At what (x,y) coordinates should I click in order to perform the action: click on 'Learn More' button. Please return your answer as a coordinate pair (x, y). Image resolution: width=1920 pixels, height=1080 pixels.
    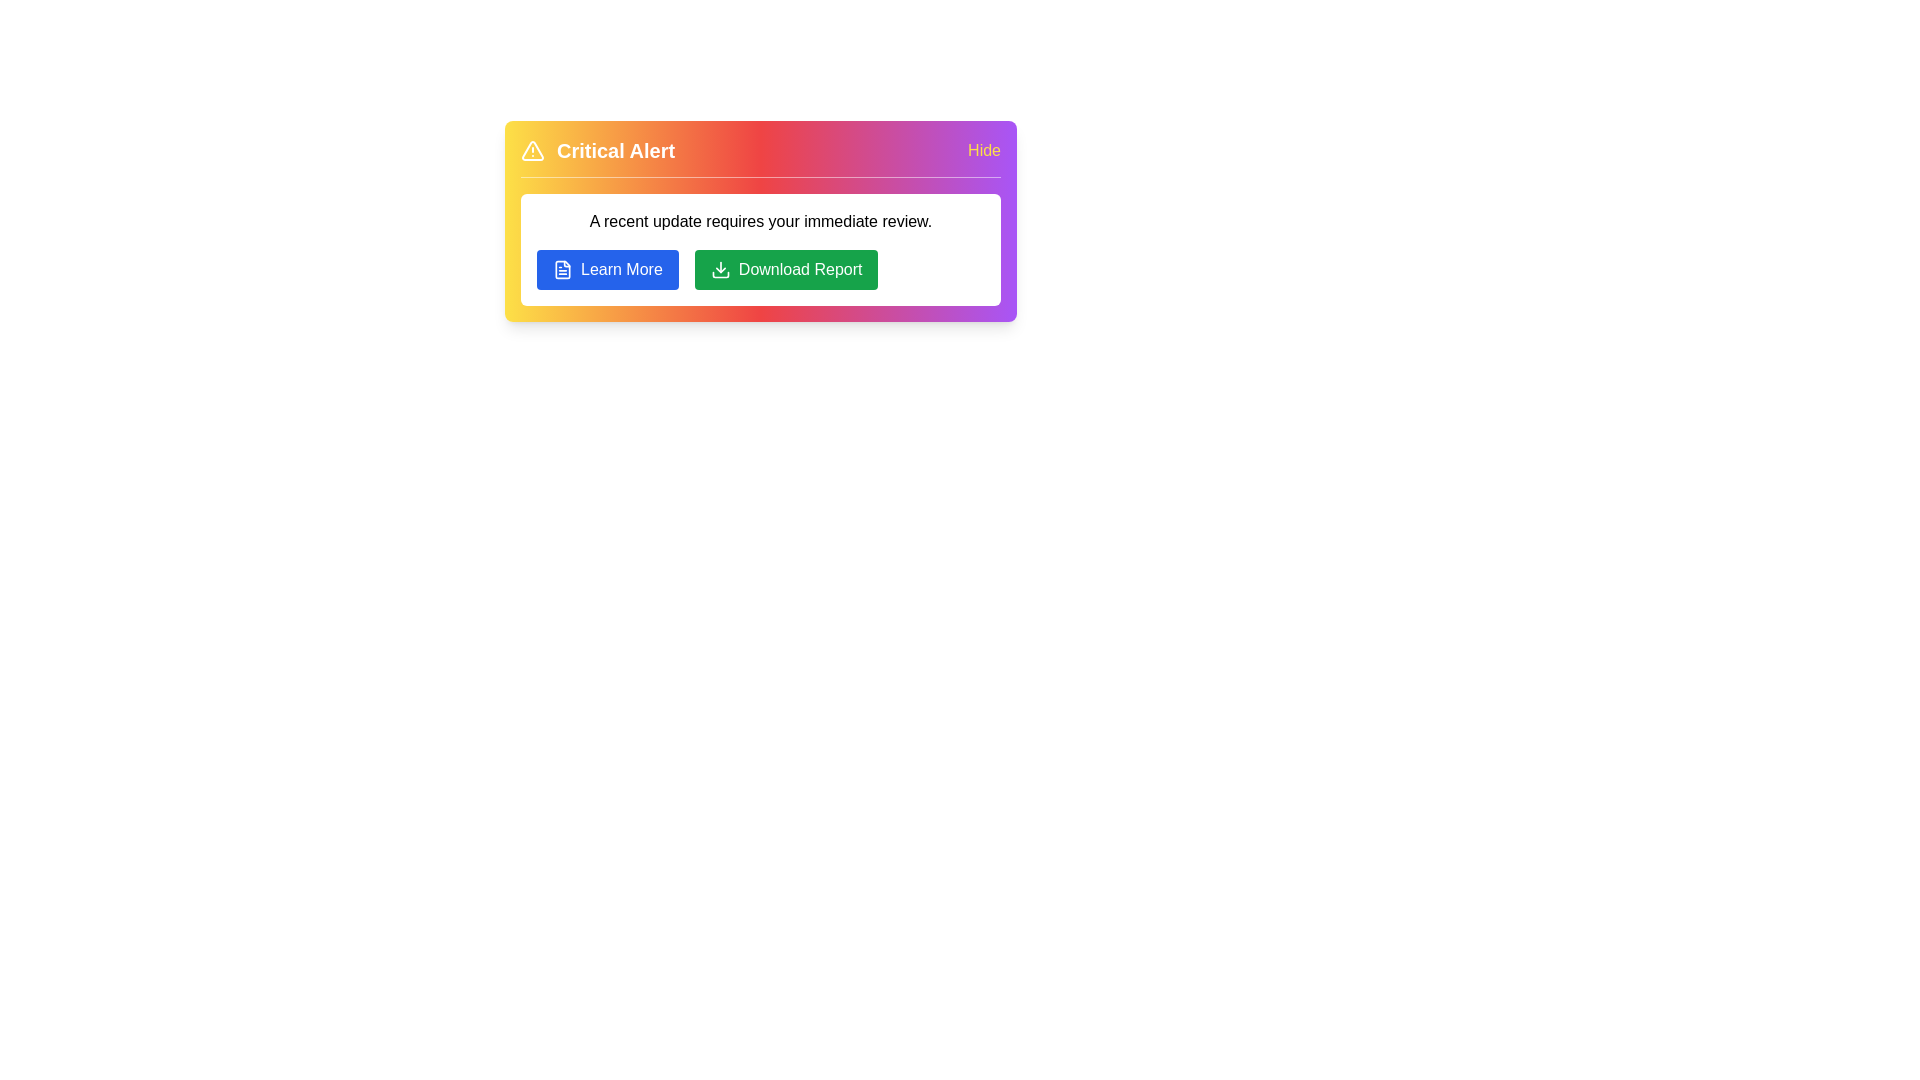
    Looking at the image, I should click on (606, 270).